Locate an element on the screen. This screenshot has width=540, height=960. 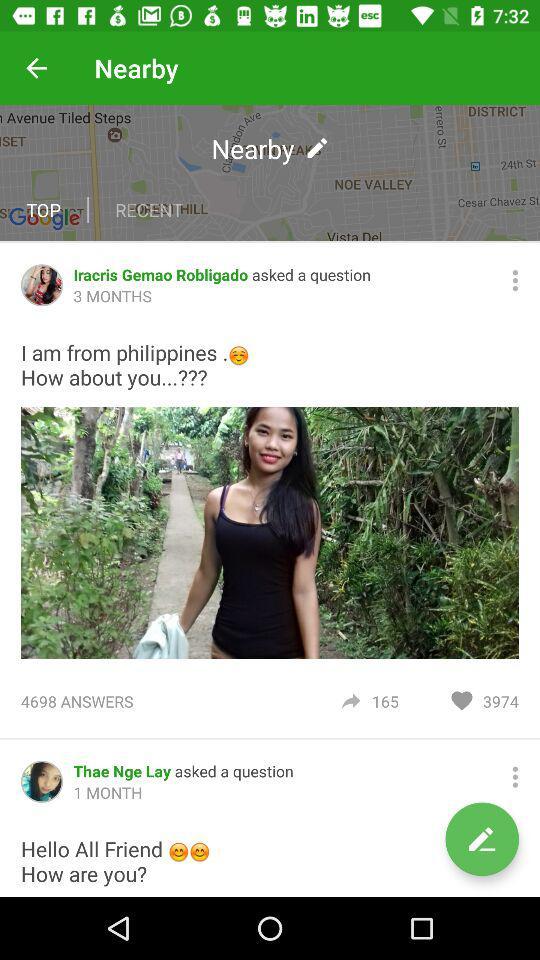
write a post is located at coordinates (481, 839).